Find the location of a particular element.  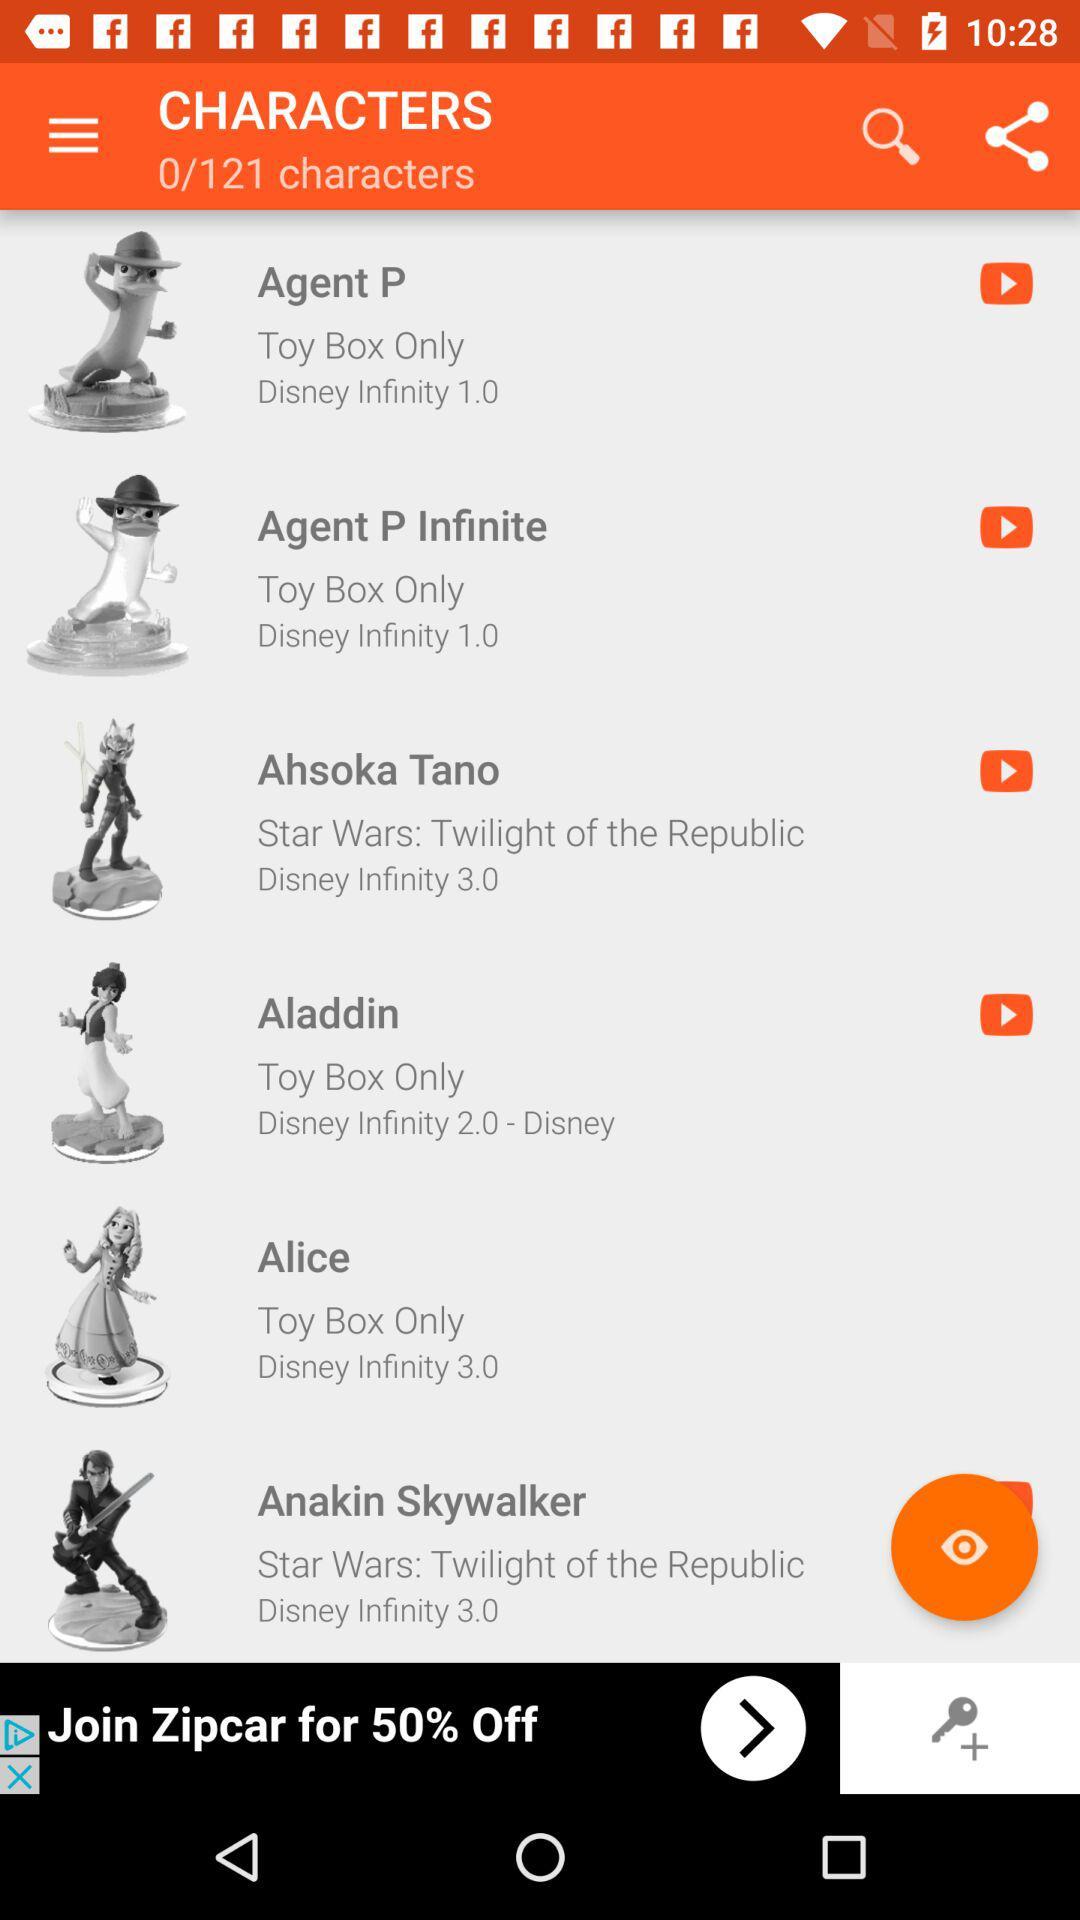

alice toy bix is located at coordinates (107, 1306).